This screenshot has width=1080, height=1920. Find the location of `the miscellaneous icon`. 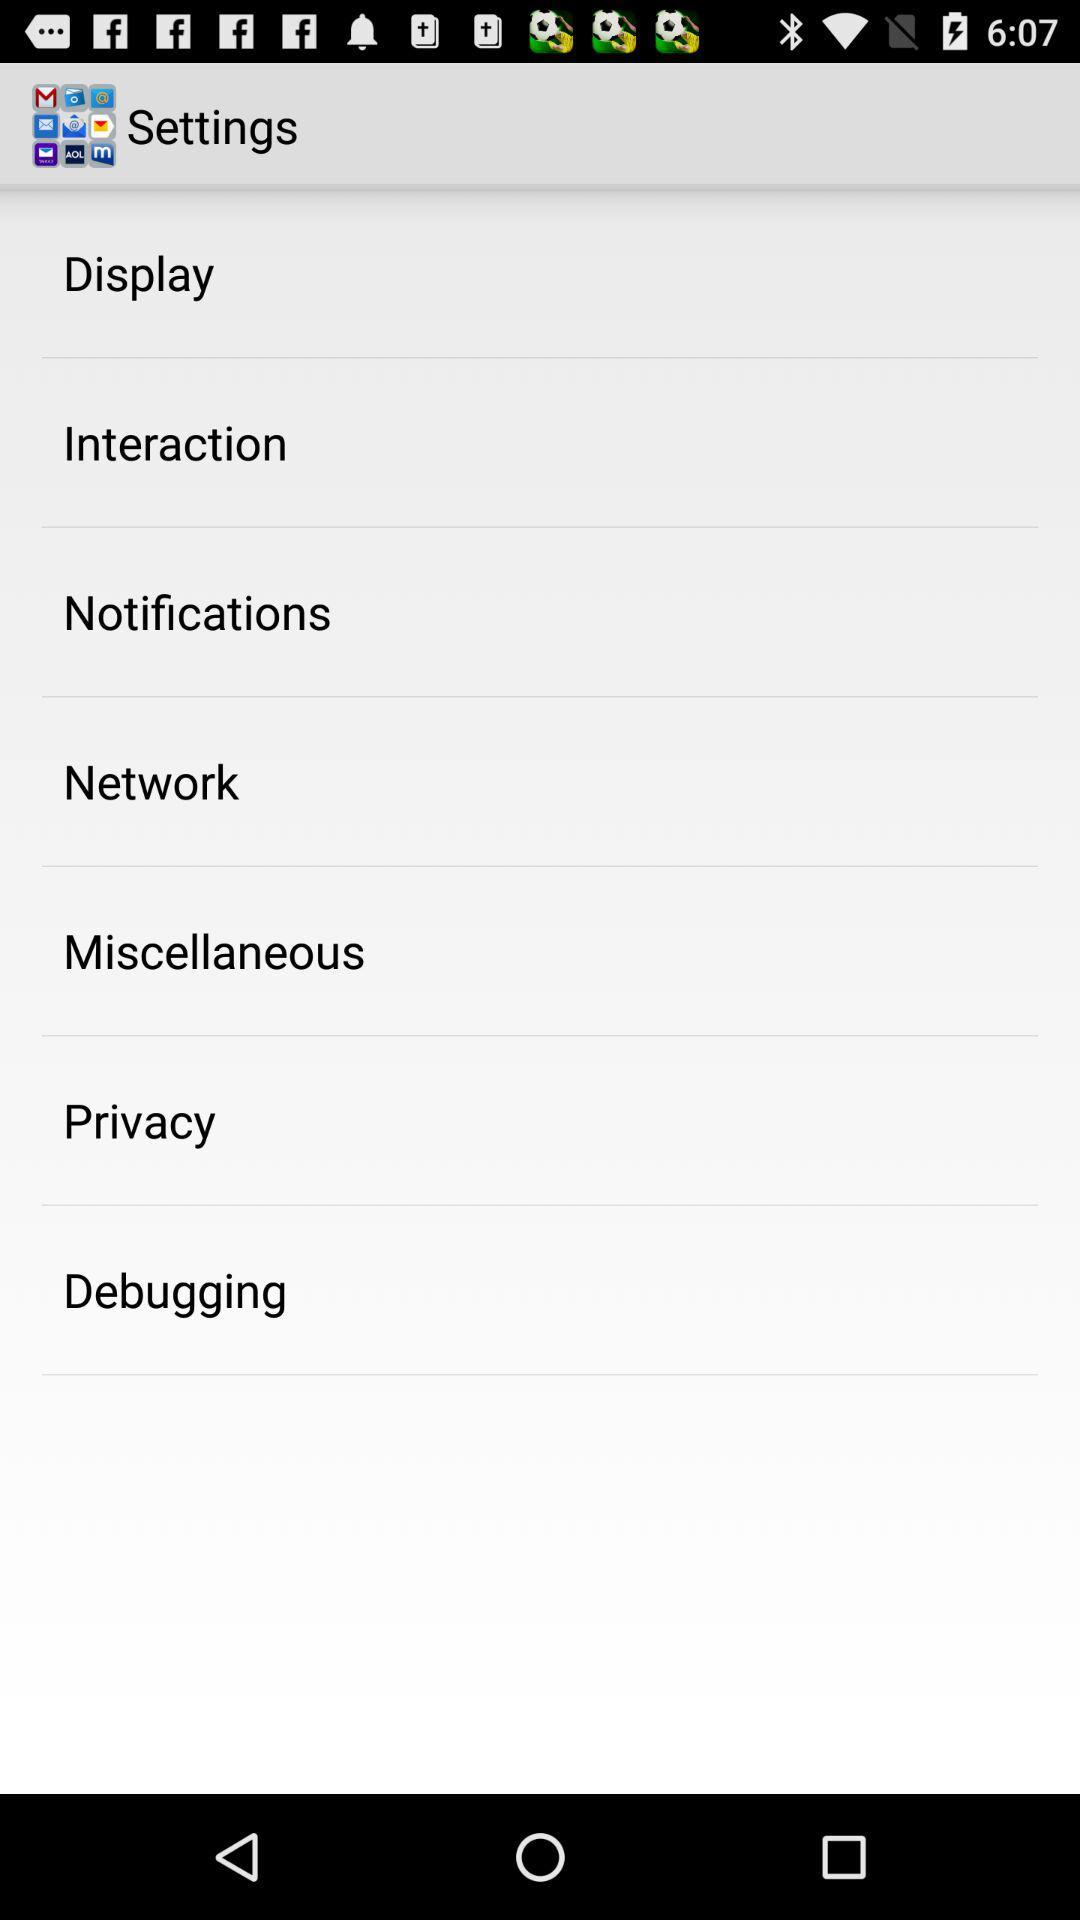

the miscellaneous icon is located at coordinates (214, 949).